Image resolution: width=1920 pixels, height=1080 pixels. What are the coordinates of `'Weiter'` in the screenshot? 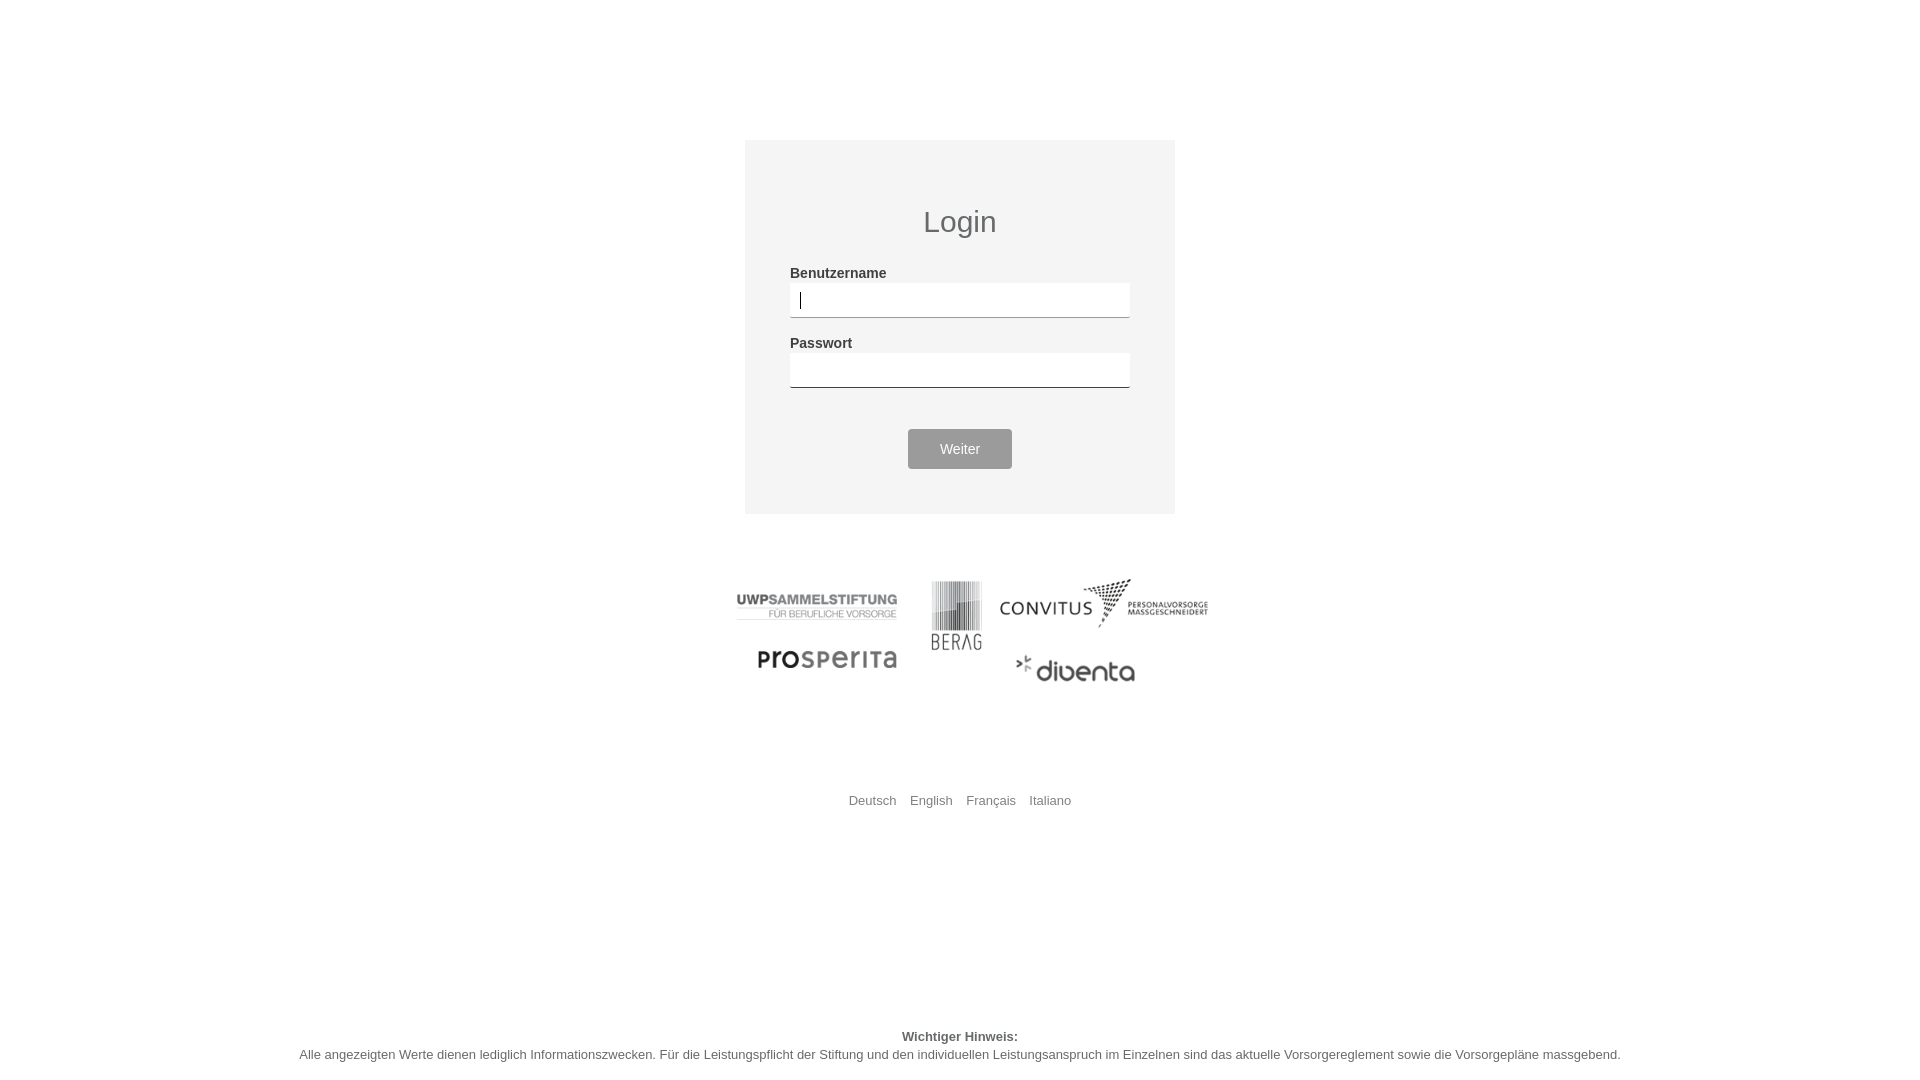 It's located at (960, 447).